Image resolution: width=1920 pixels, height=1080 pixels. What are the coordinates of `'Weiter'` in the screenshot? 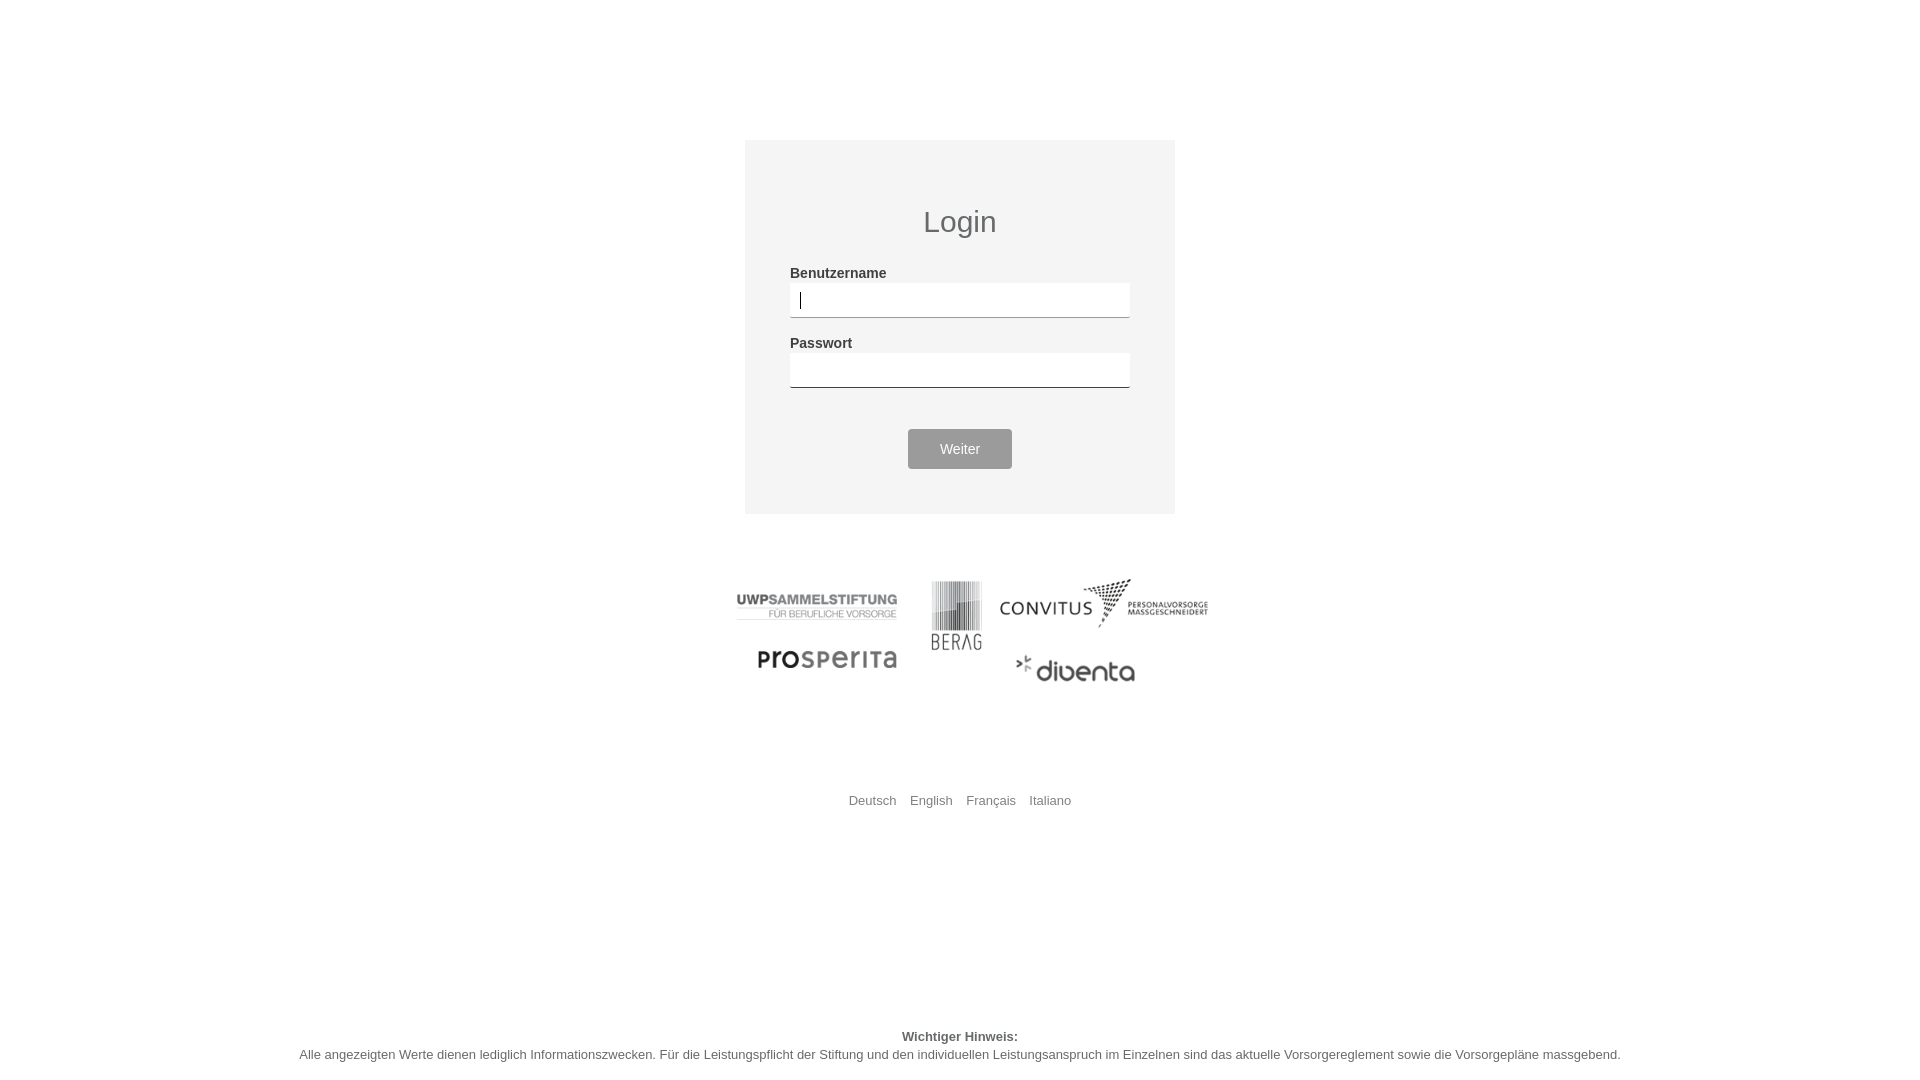 It's located at (960, 447).